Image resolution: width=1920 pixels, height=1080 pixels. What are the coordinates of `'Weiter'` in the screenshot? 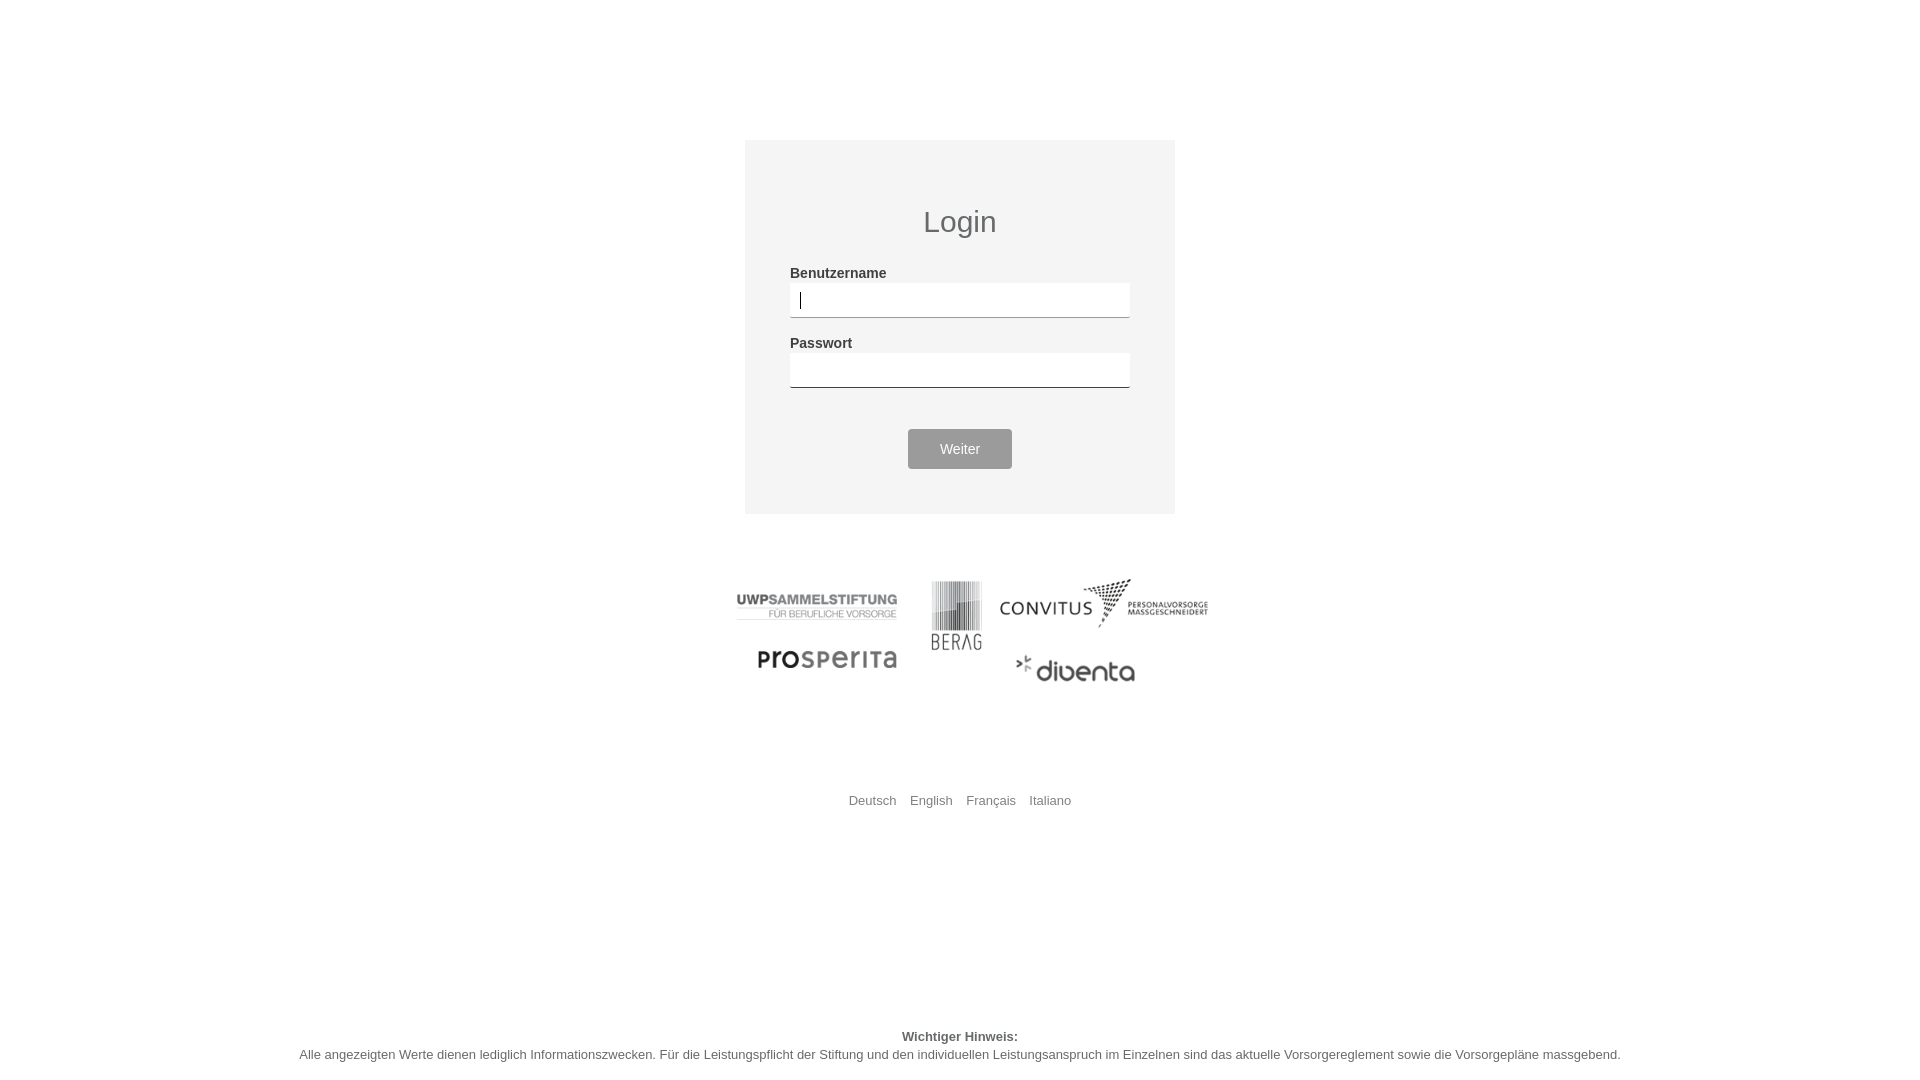 It's located at (960, 447).